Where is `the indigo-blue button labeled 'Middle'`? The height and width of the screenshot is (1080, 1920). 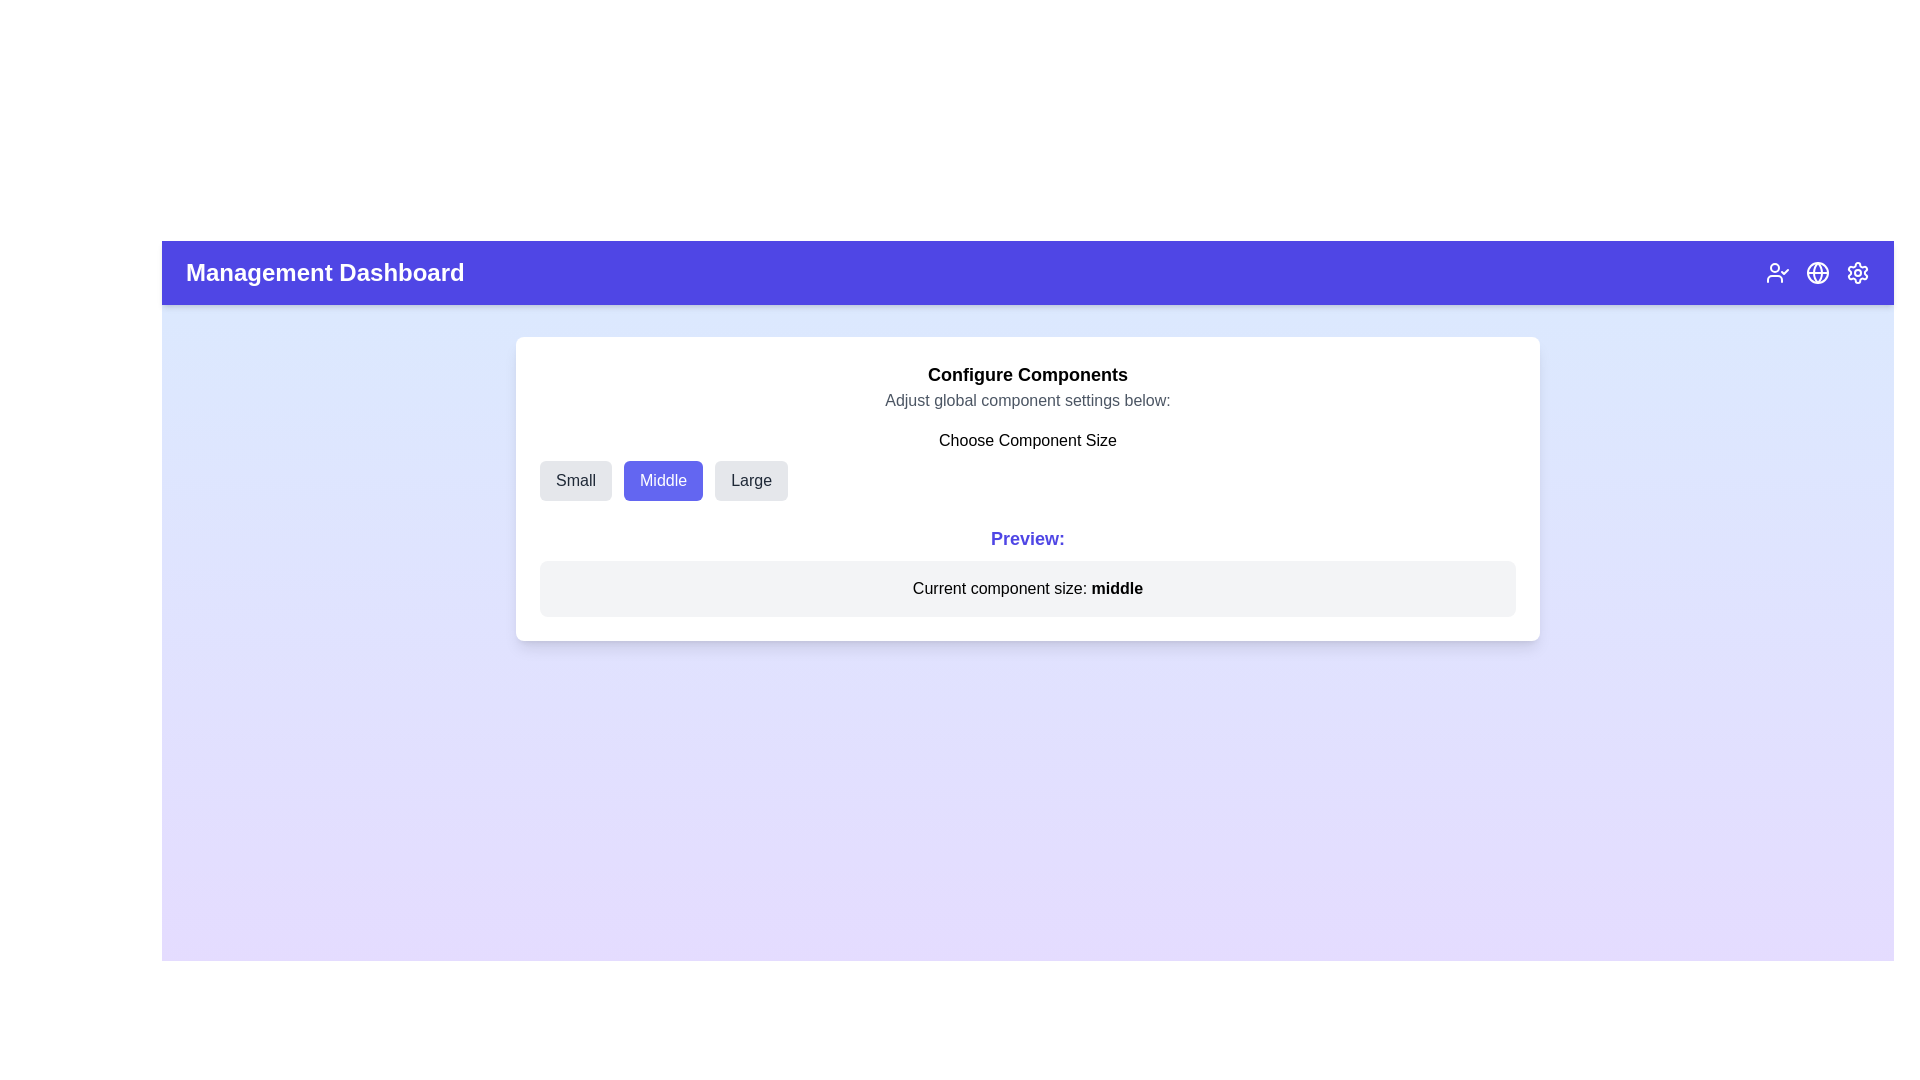 the indigo-blue button labeled 'Middle' is located at coordinates (663, 481).